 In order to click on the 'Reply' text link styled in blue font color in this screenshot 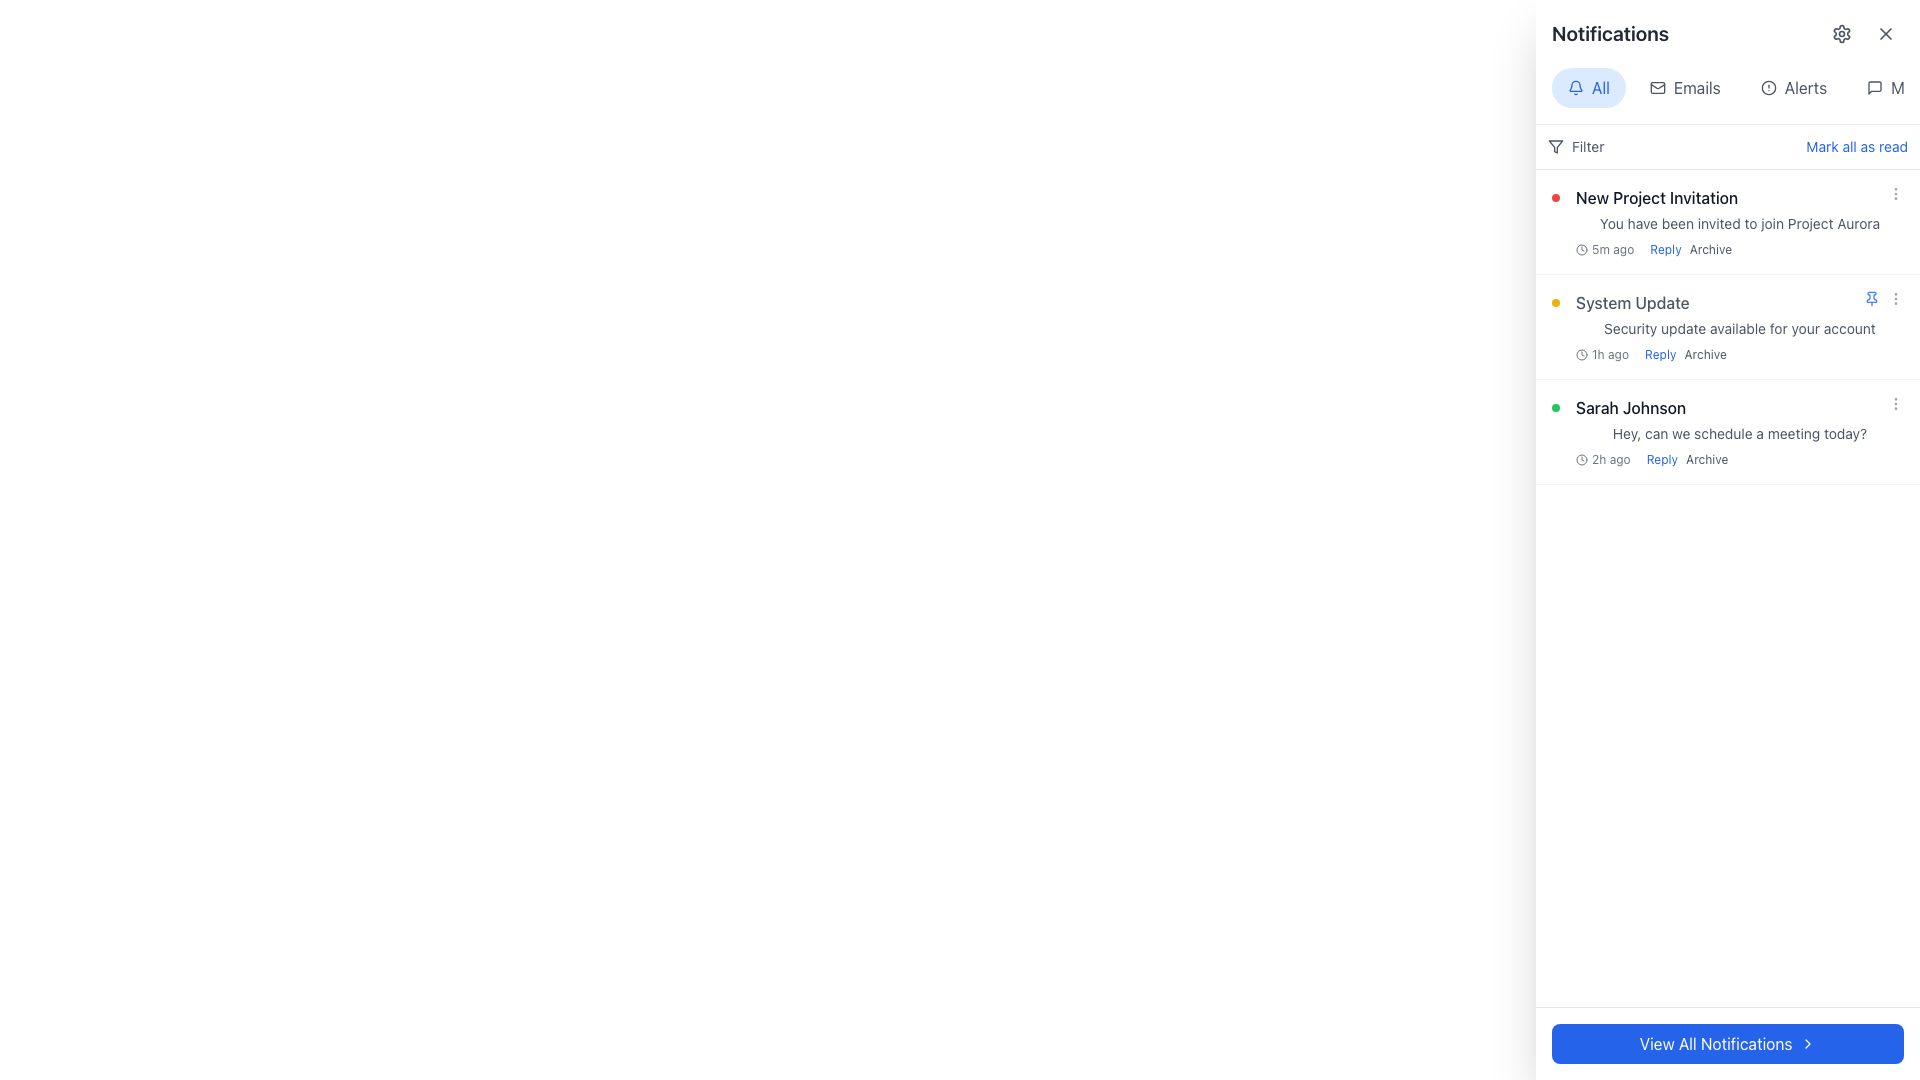, I will do `click(1662, 459)`.